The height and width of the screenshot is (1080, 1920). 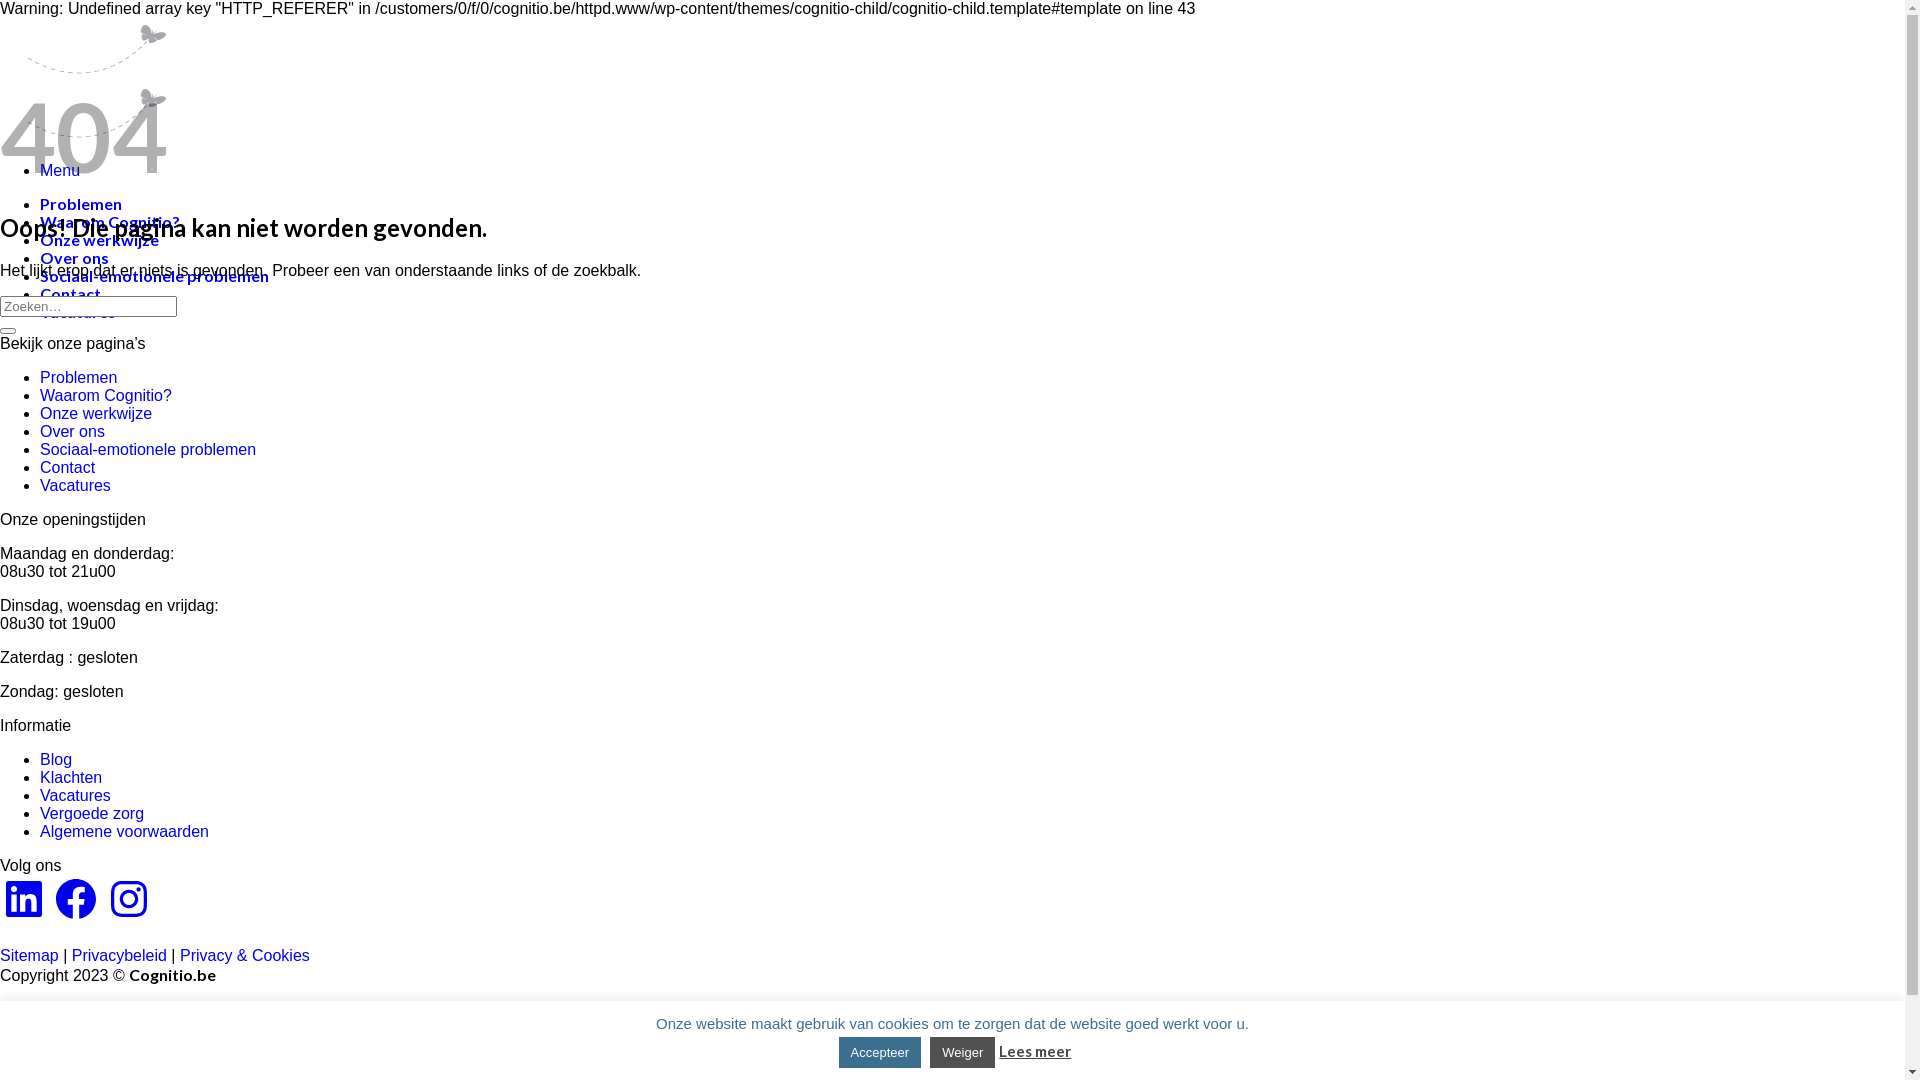 What do you see at coordinates (109, 221) in the screenshot?
I see `'Waarom Cognitio?'` at bounding box center [109, 221].